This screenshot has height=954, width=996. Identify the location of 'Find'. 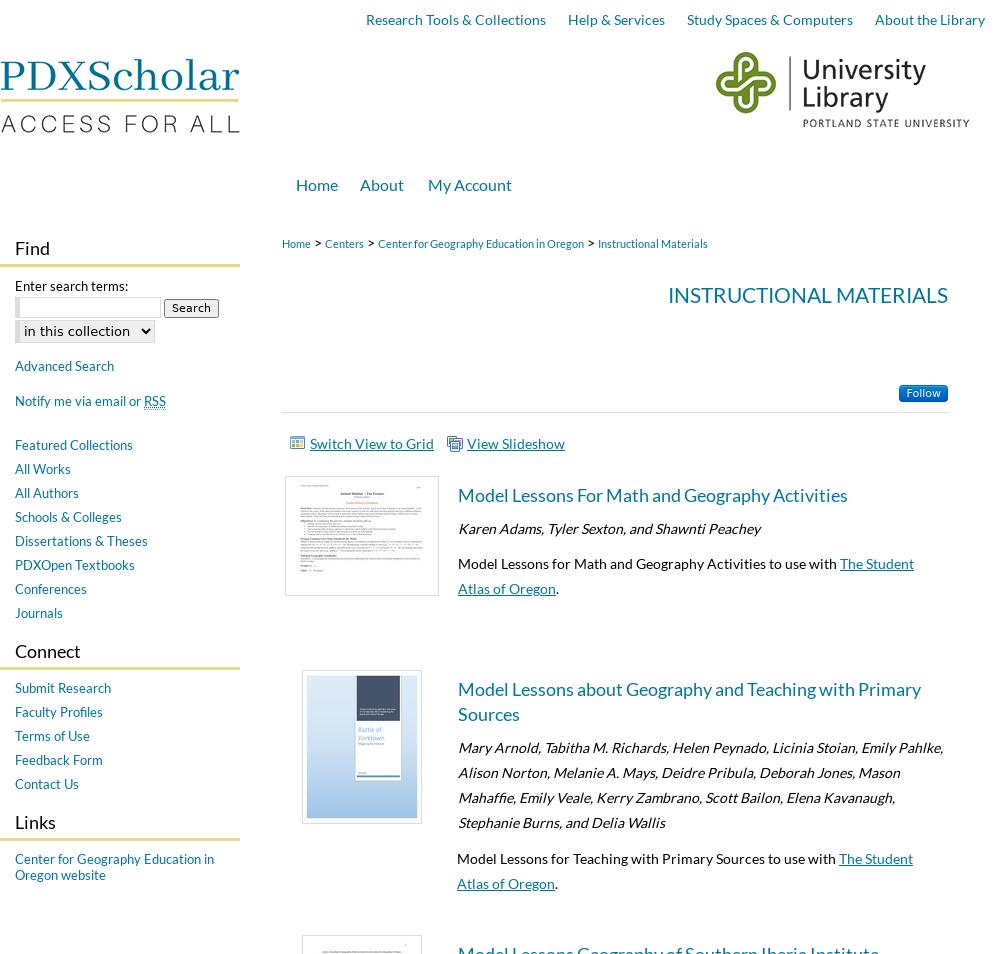
(32, 248).